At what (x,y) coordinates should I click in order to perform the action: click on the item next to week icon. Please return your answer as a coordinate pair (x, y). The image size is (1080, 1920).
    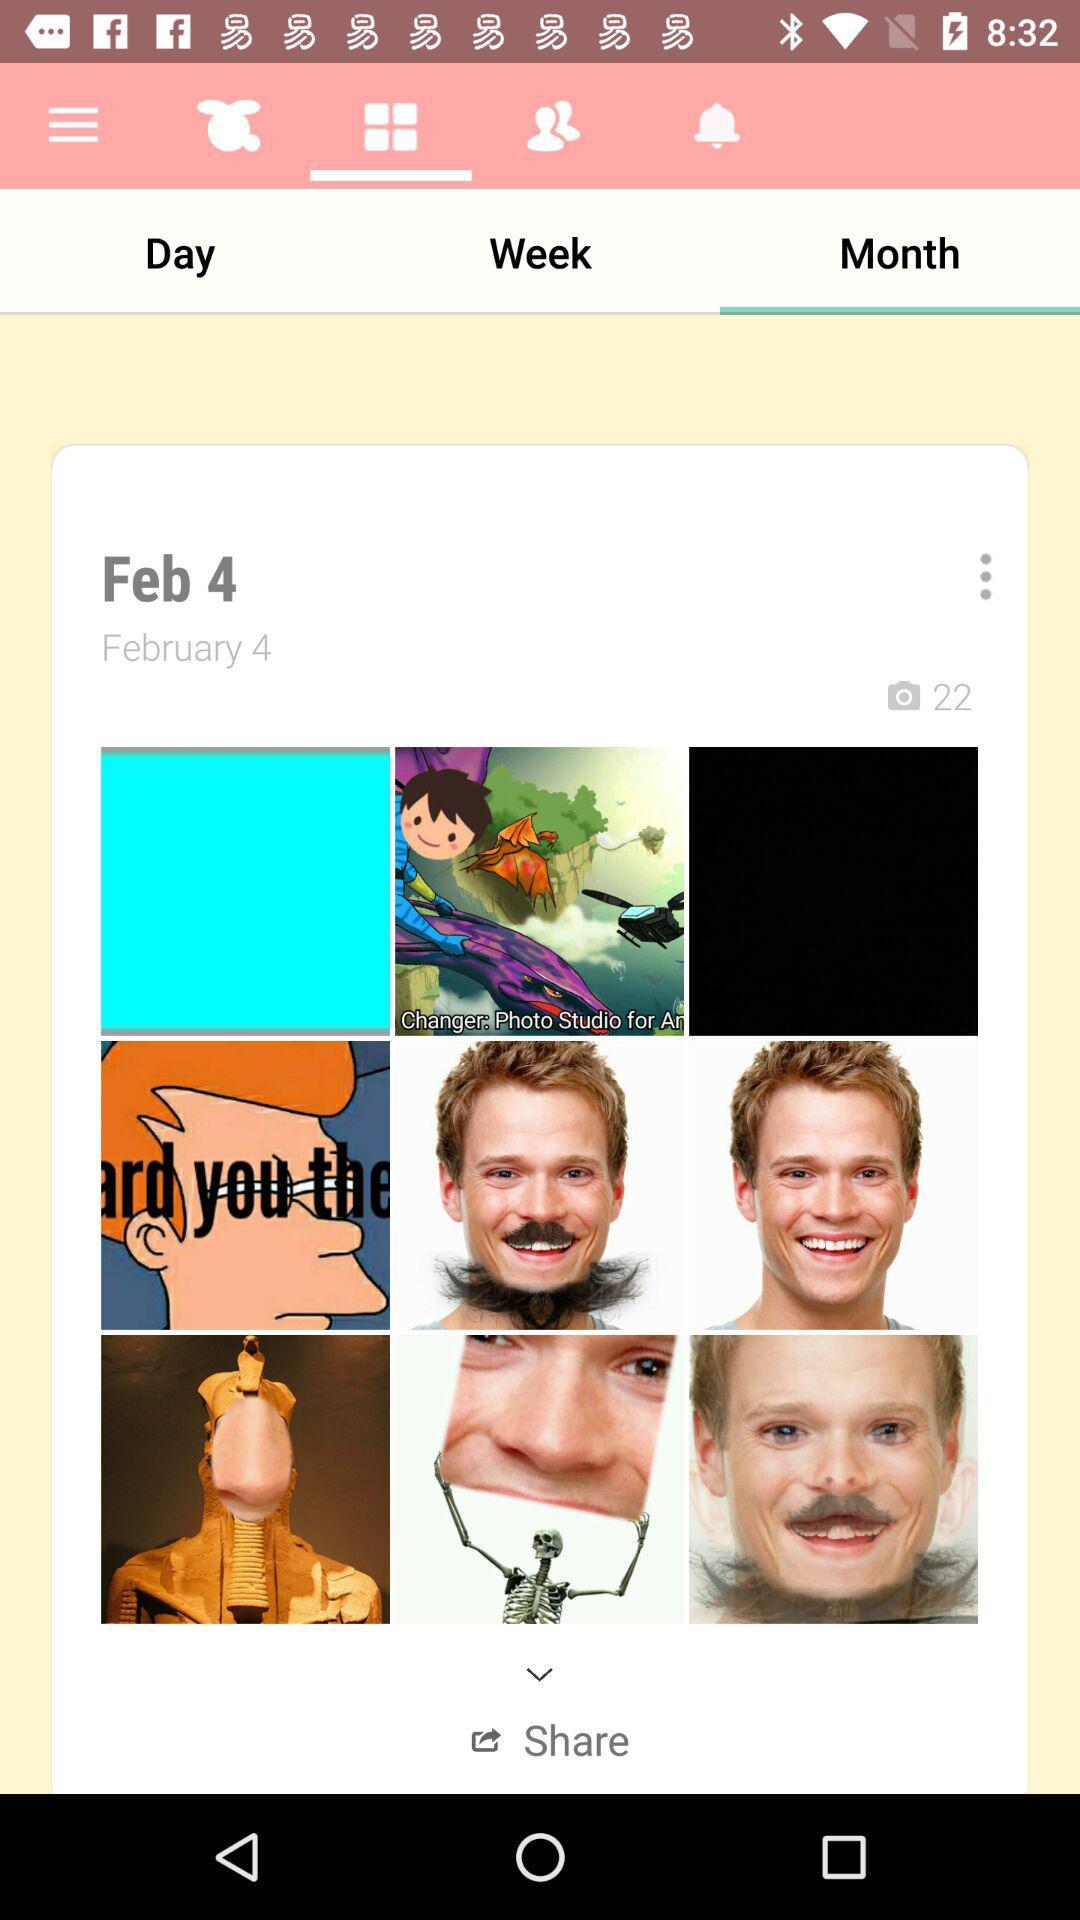
    Looking at the image, I should click on (180, 251).